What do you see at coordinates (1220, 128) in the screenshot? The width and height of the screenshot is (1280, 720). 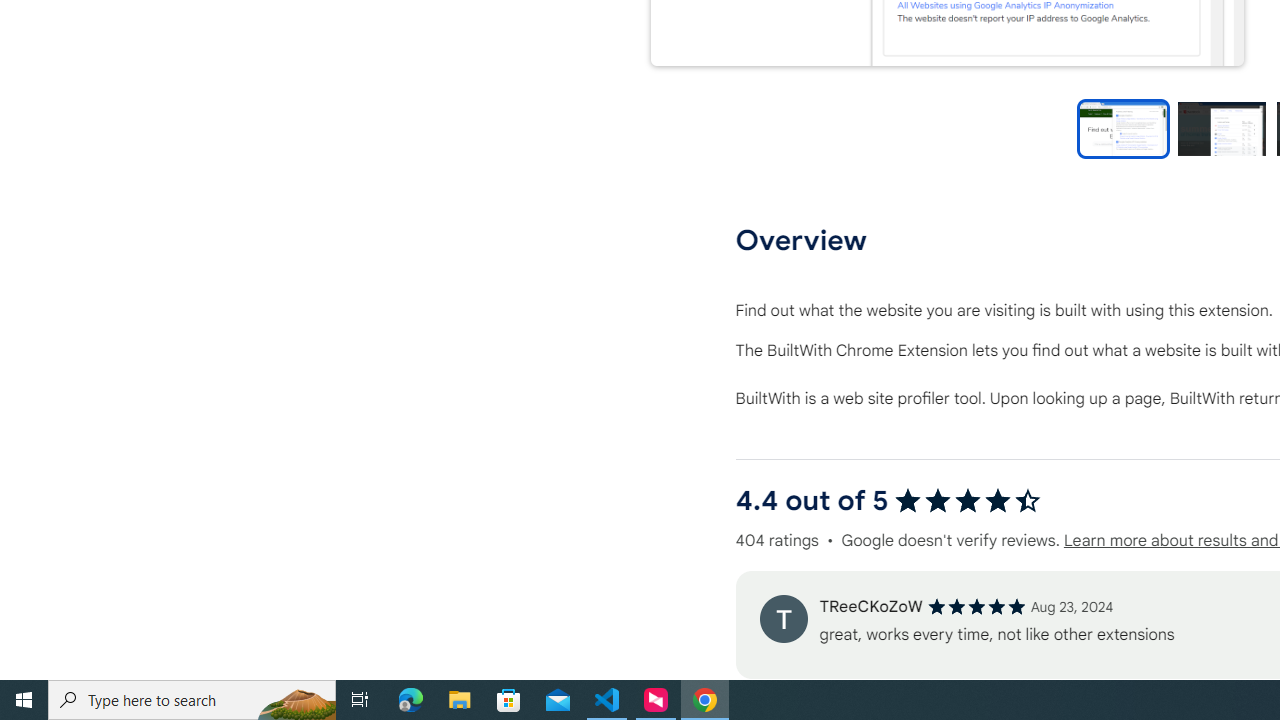 I see `'Preview slide 2'` at bounding box center [1220, 128].